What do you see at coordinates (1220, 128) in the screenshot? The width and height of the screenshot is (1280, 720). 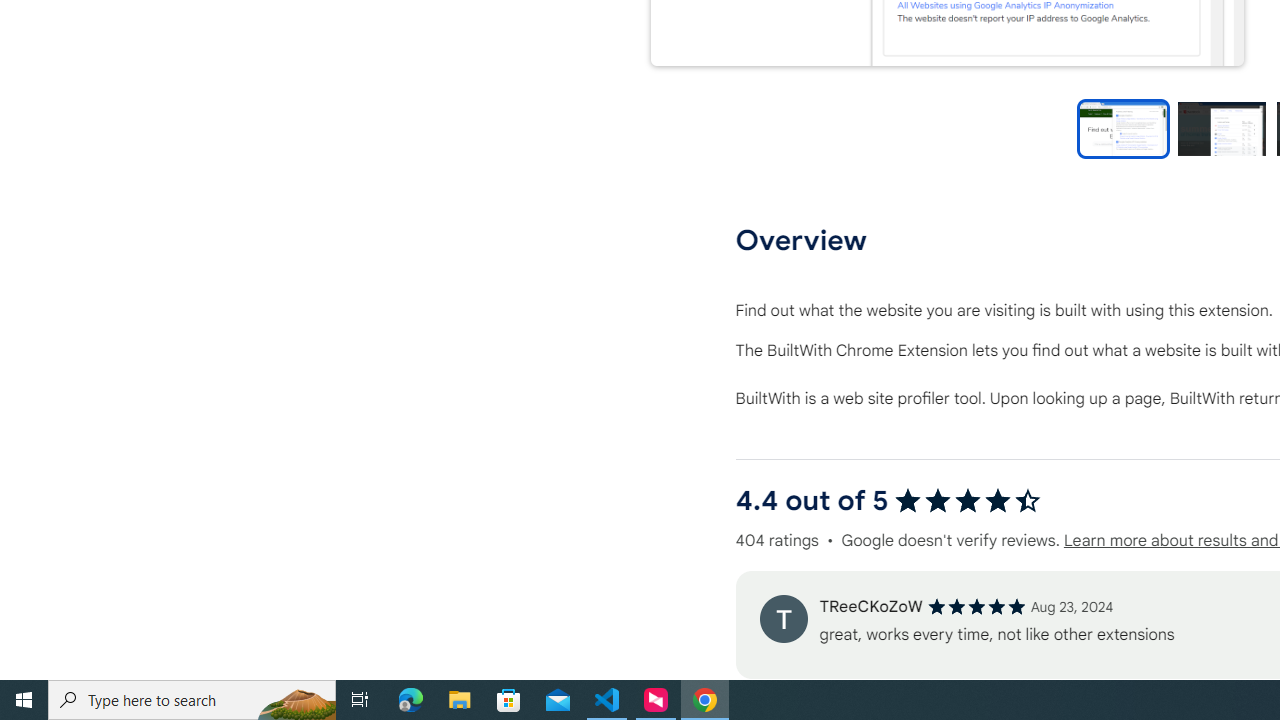 I see `'Preview slide 2'` at bounding box center [1220, 128].